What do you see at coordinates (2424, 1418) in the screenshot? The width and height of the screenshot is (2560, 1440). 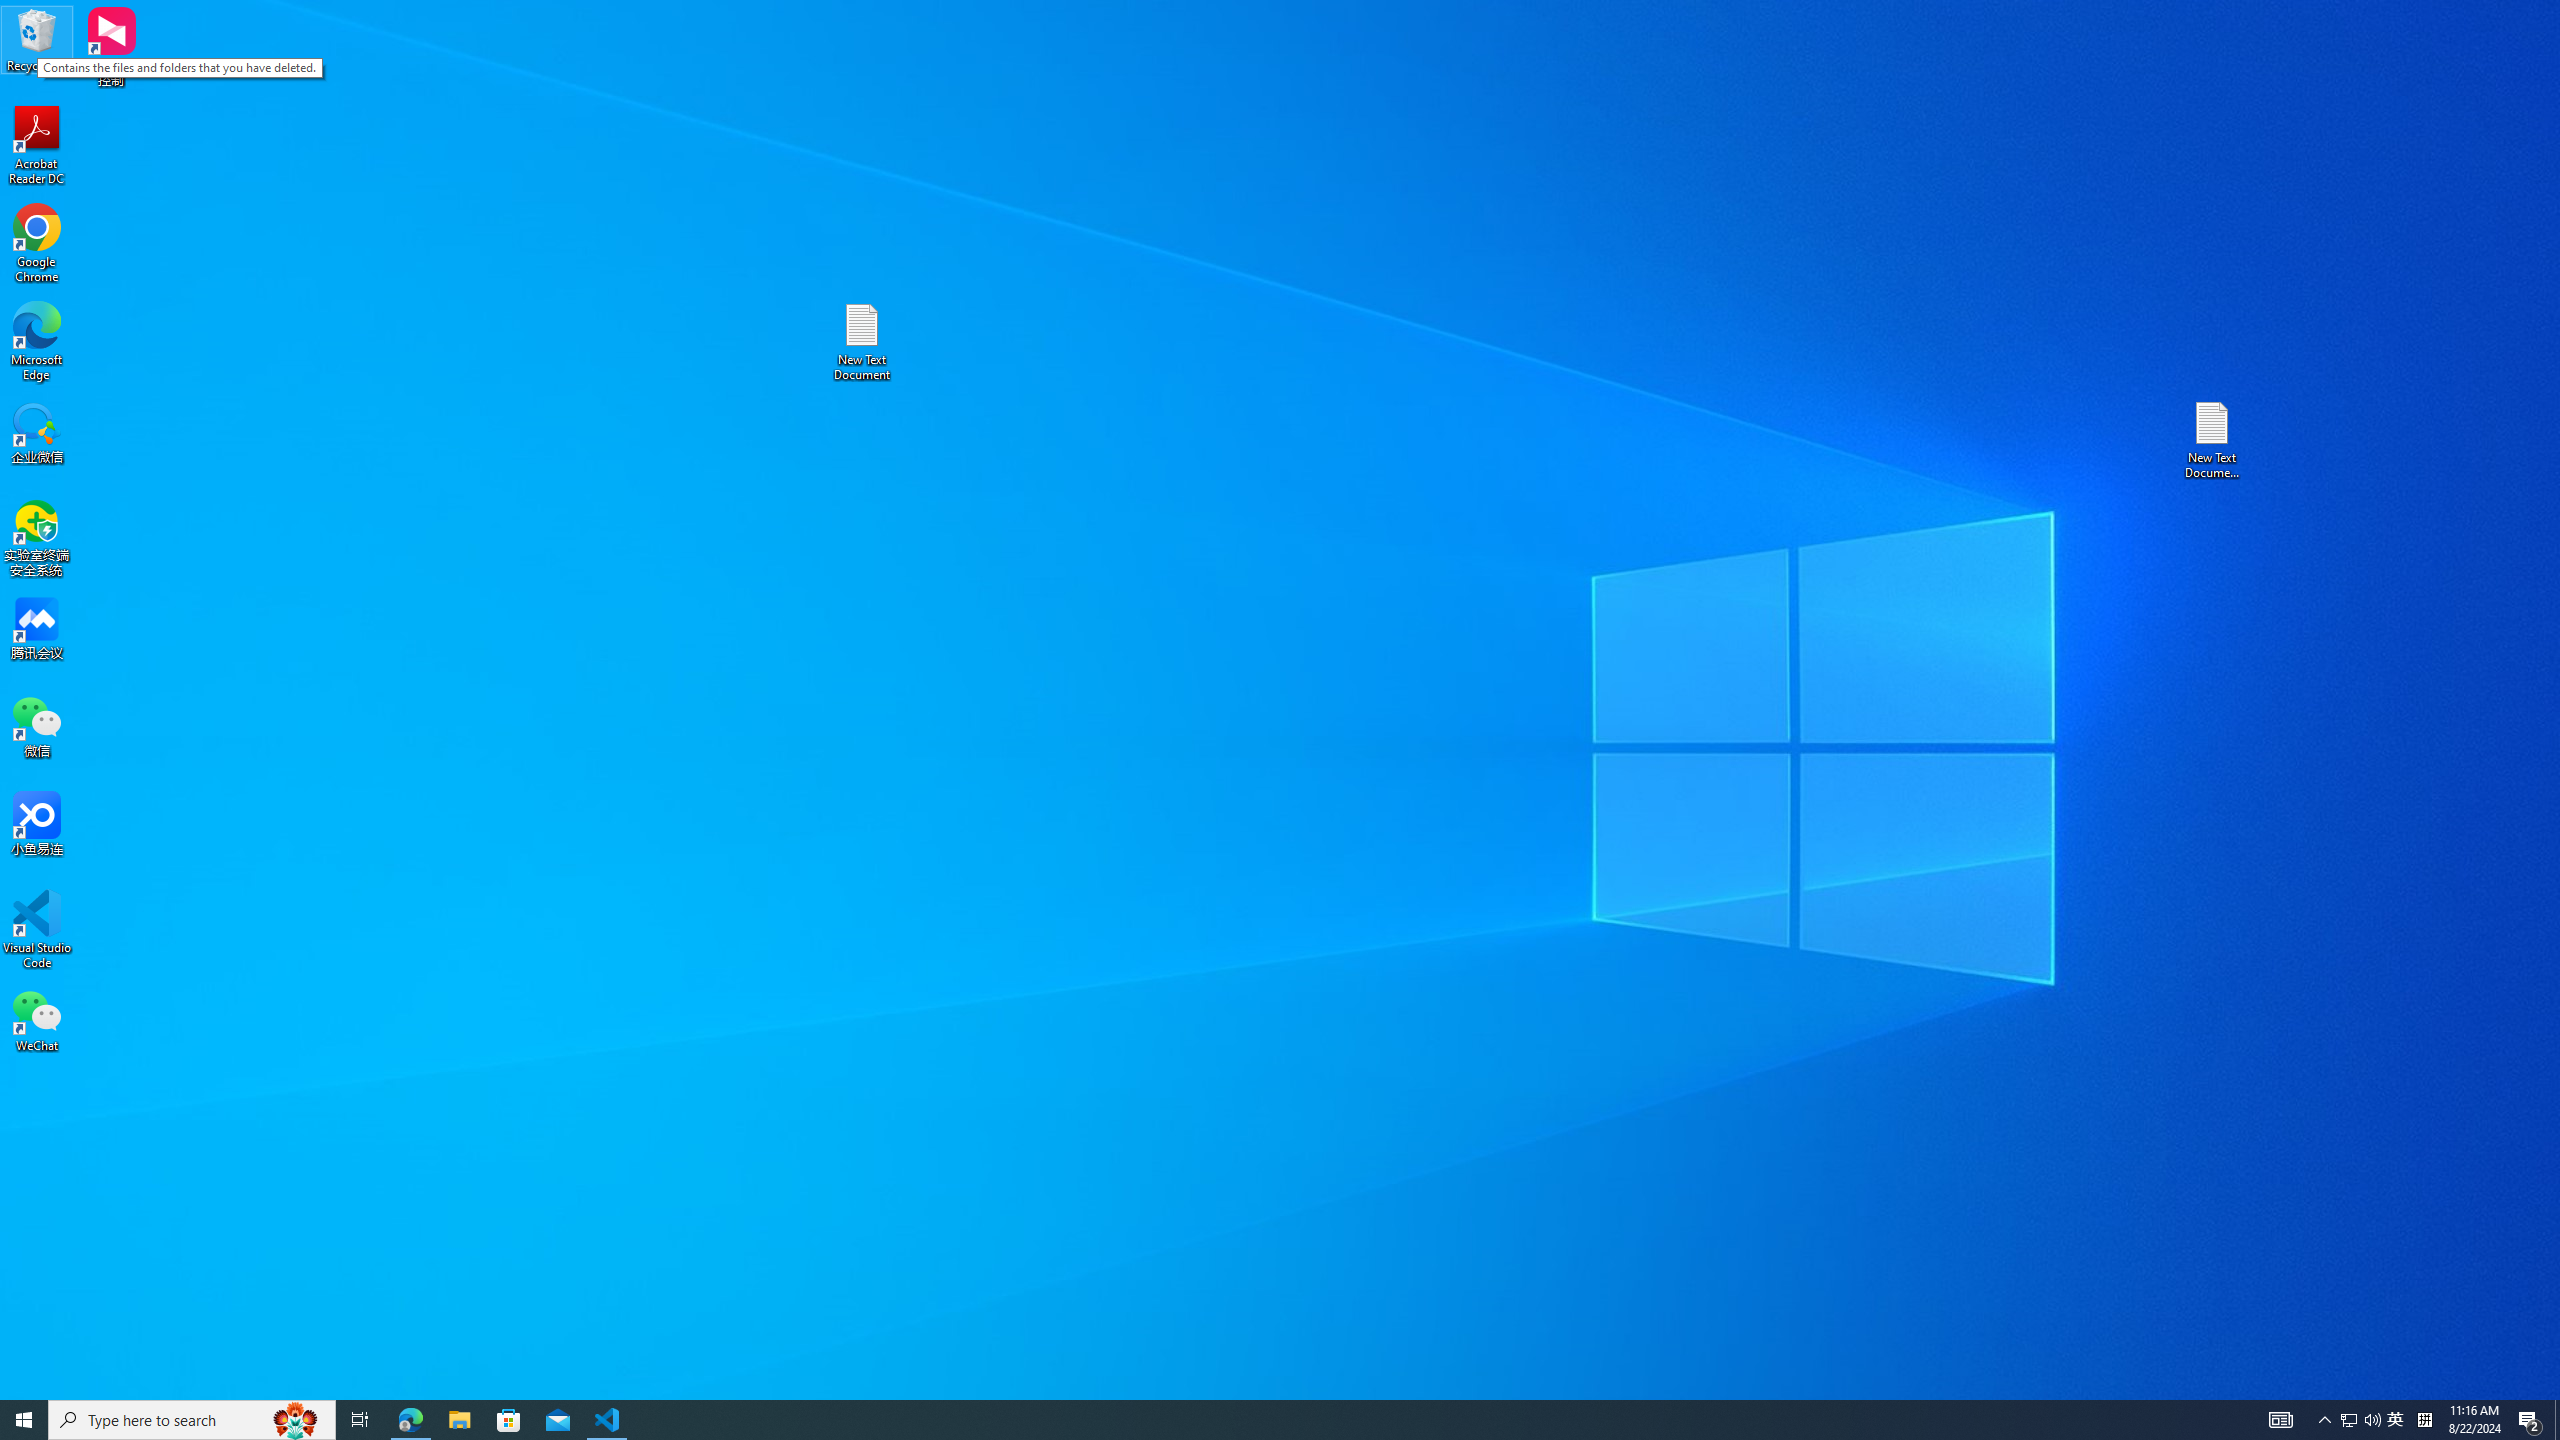 I see `'Tray Input Indicator - Chinese (Simplified, China)'` at bounding box center [2424, 1418].